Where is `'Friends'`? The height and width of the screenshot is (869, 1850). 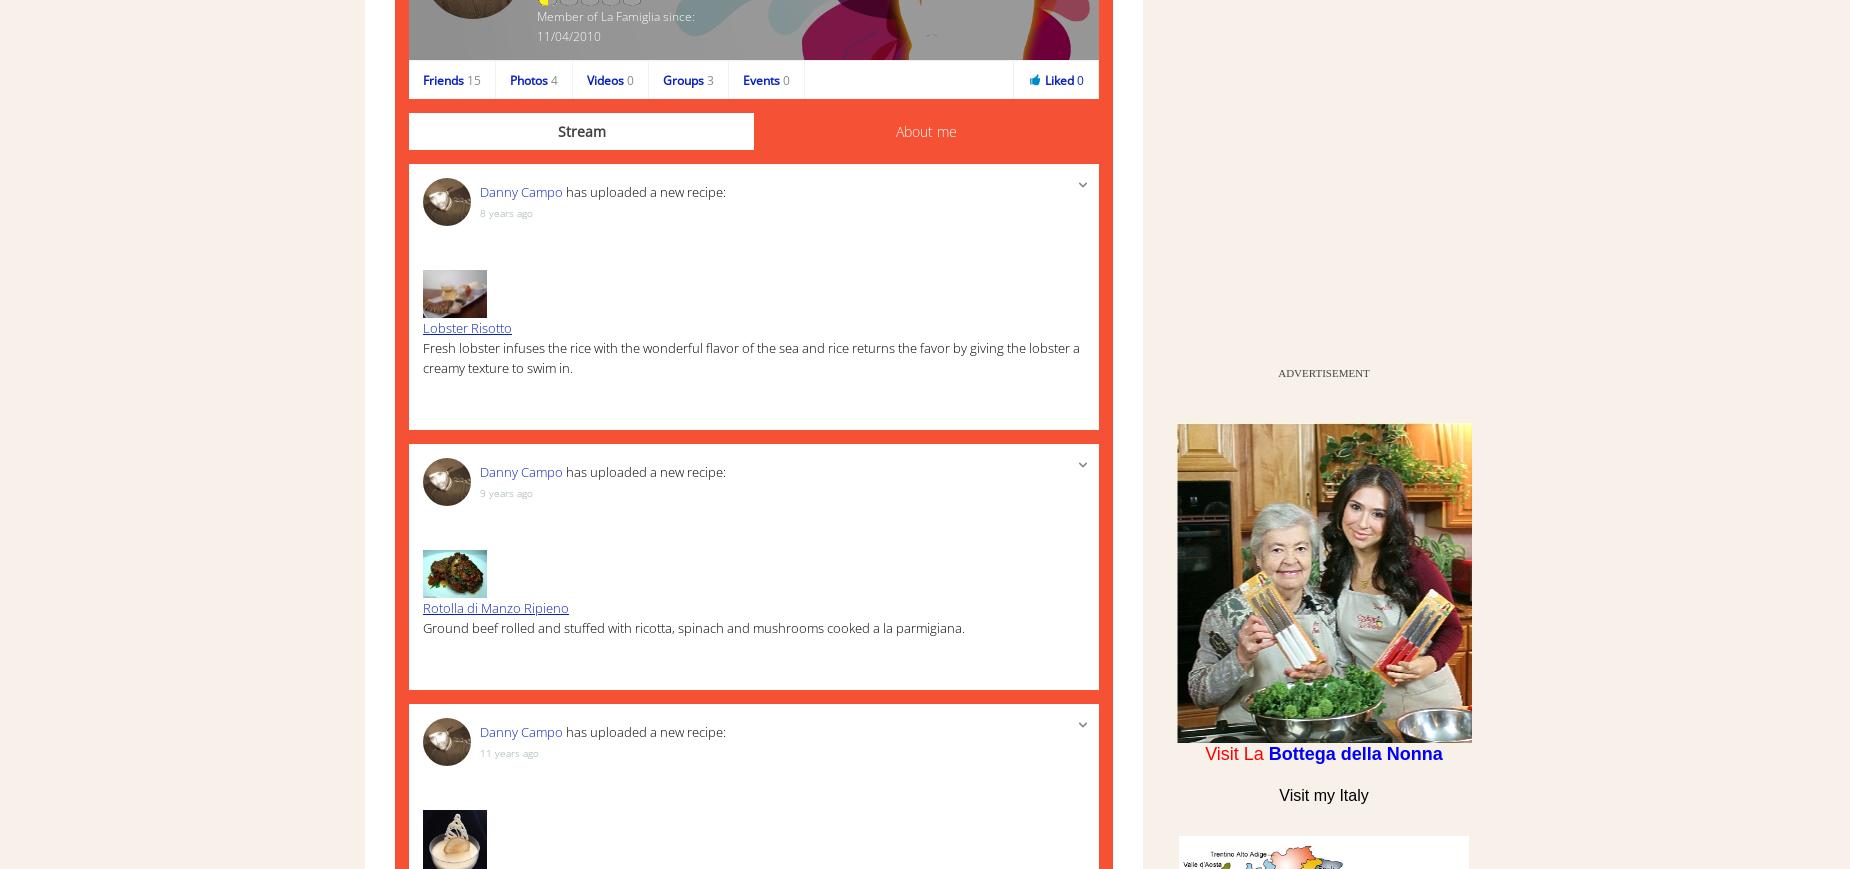
'Friends' is located at coordinates (443, 78).